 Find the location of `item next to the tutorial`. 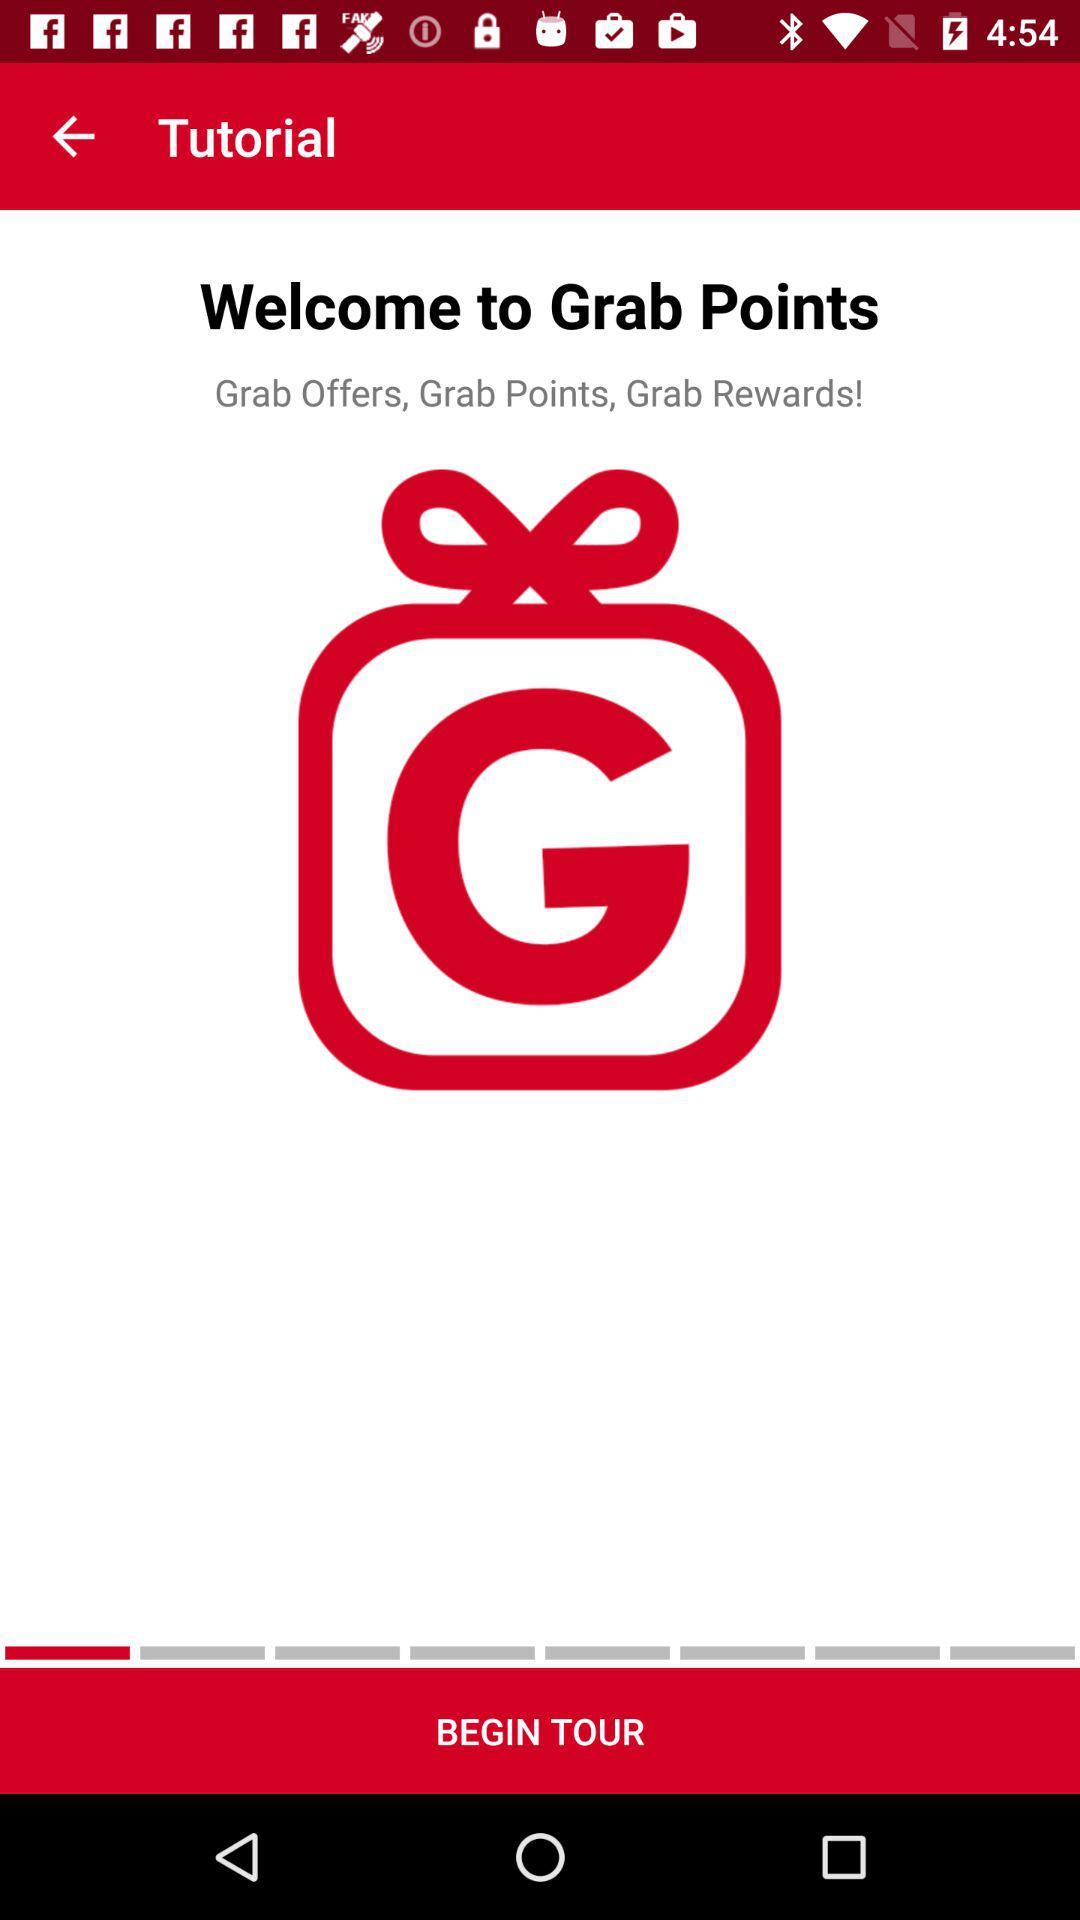

item next to the tutorial is located at coordinates (72, 135).